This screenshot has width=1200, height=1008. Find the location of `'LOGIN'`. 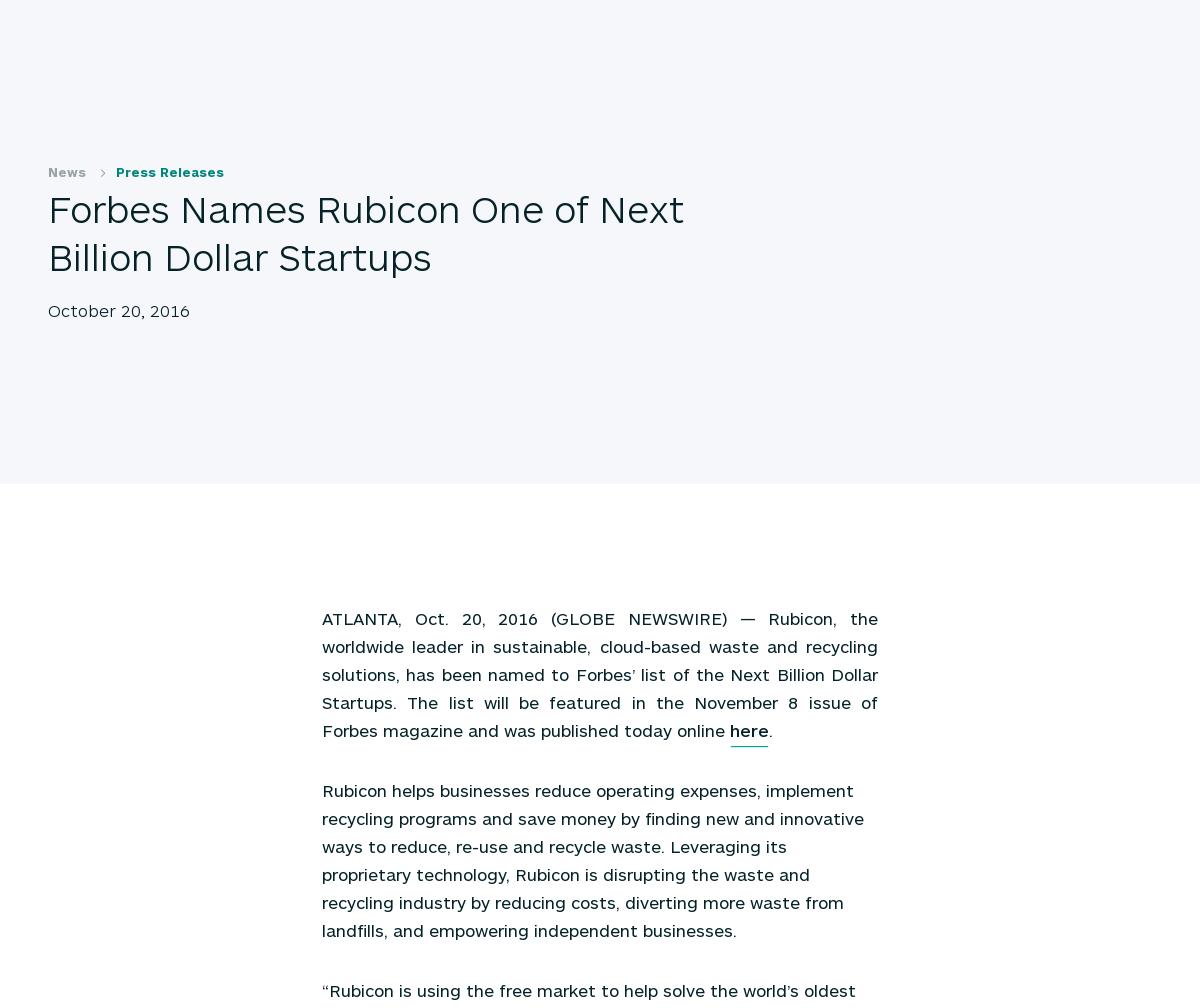

'LOGIN' is located at coordinates (1020, 22).